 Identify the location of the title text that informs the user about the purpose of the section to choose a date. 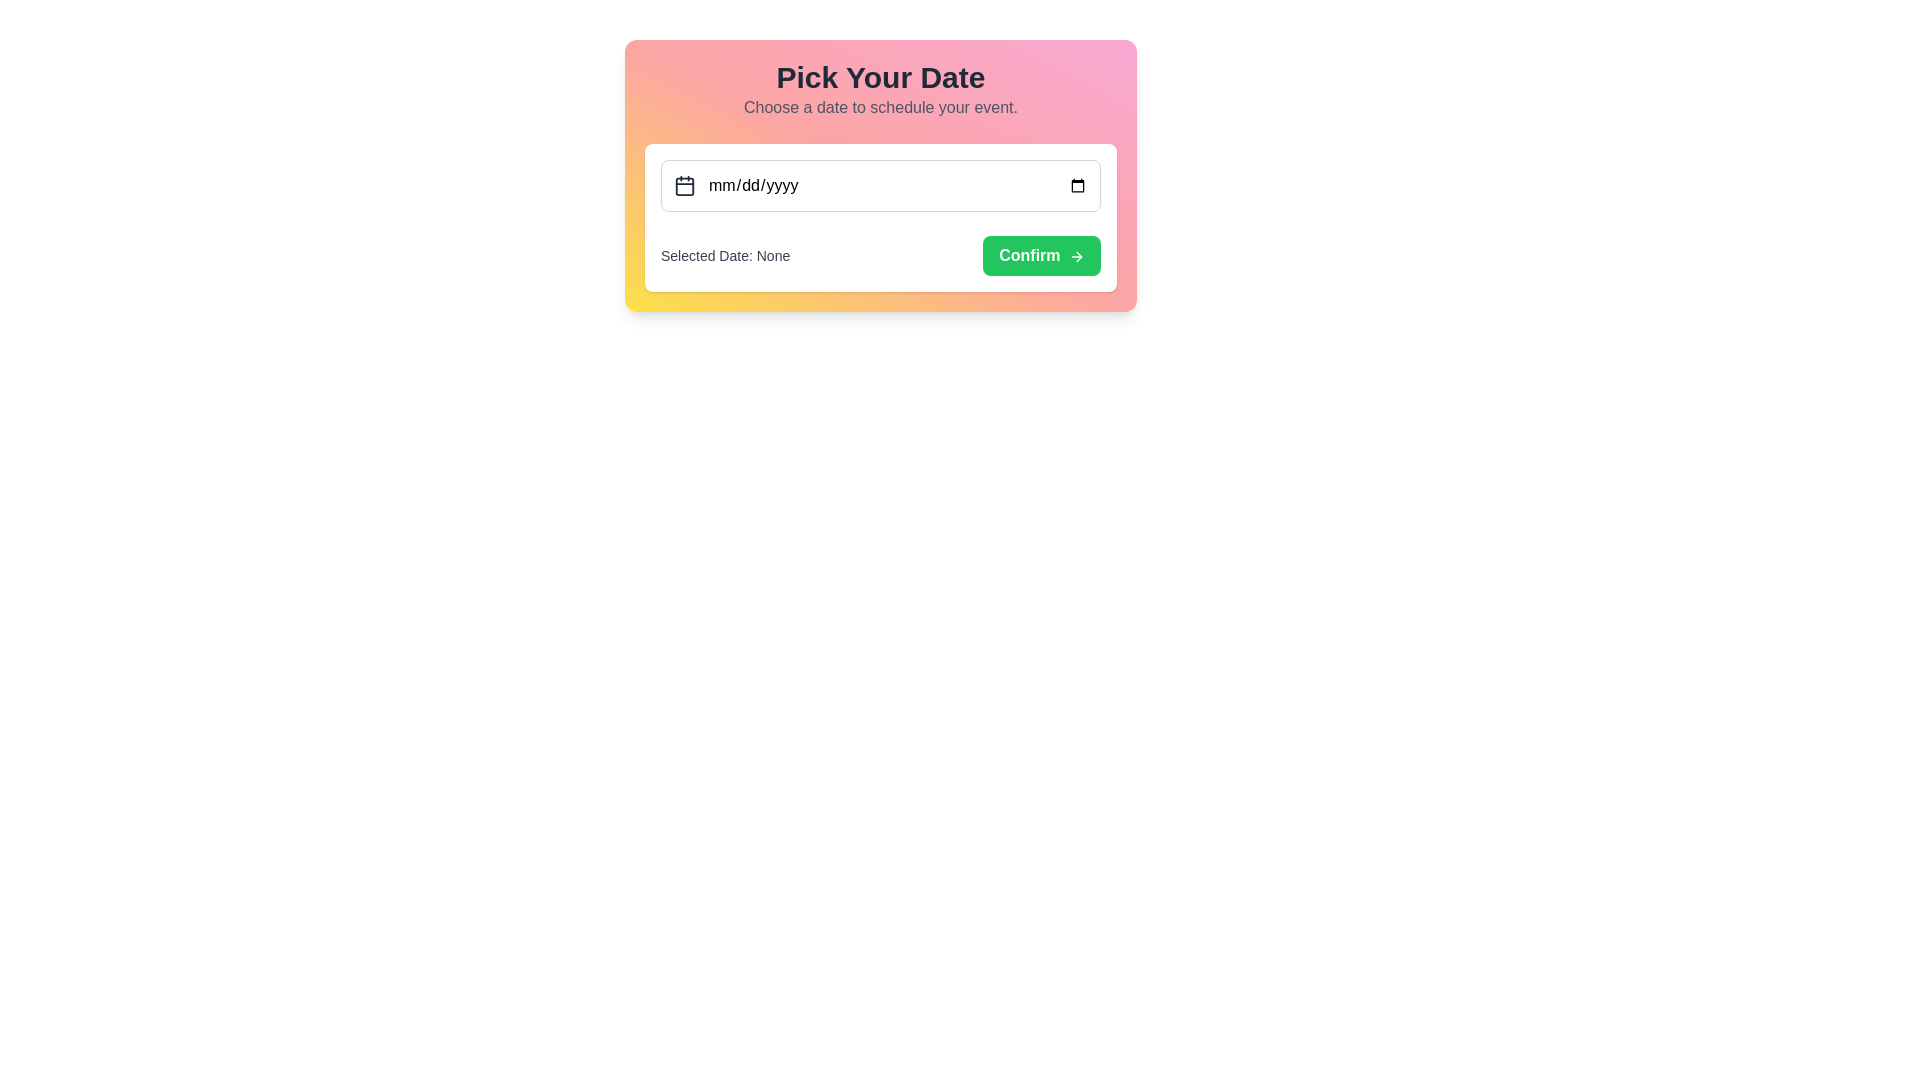
(880, 76).